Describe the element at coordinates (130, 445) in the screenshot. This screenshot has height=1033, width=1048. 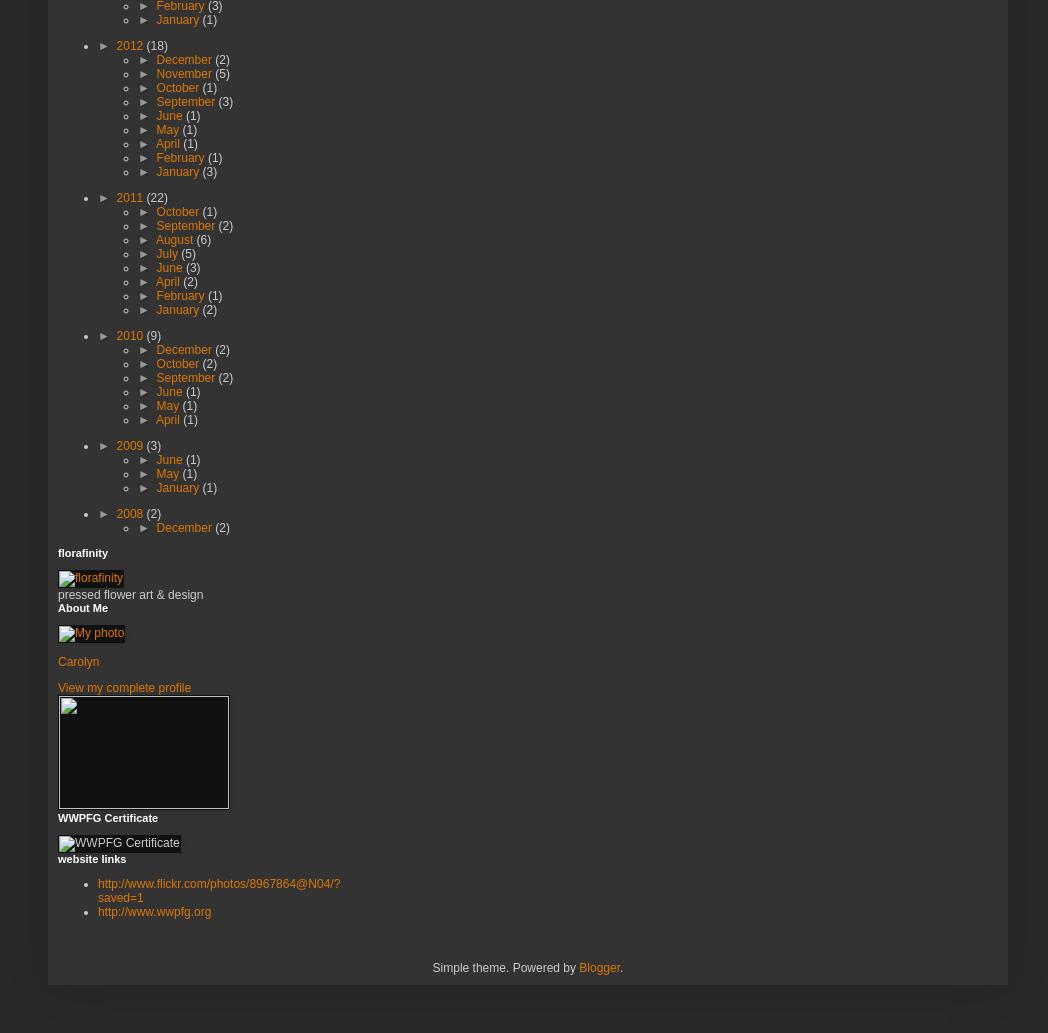
I see `'2009'` at that location.